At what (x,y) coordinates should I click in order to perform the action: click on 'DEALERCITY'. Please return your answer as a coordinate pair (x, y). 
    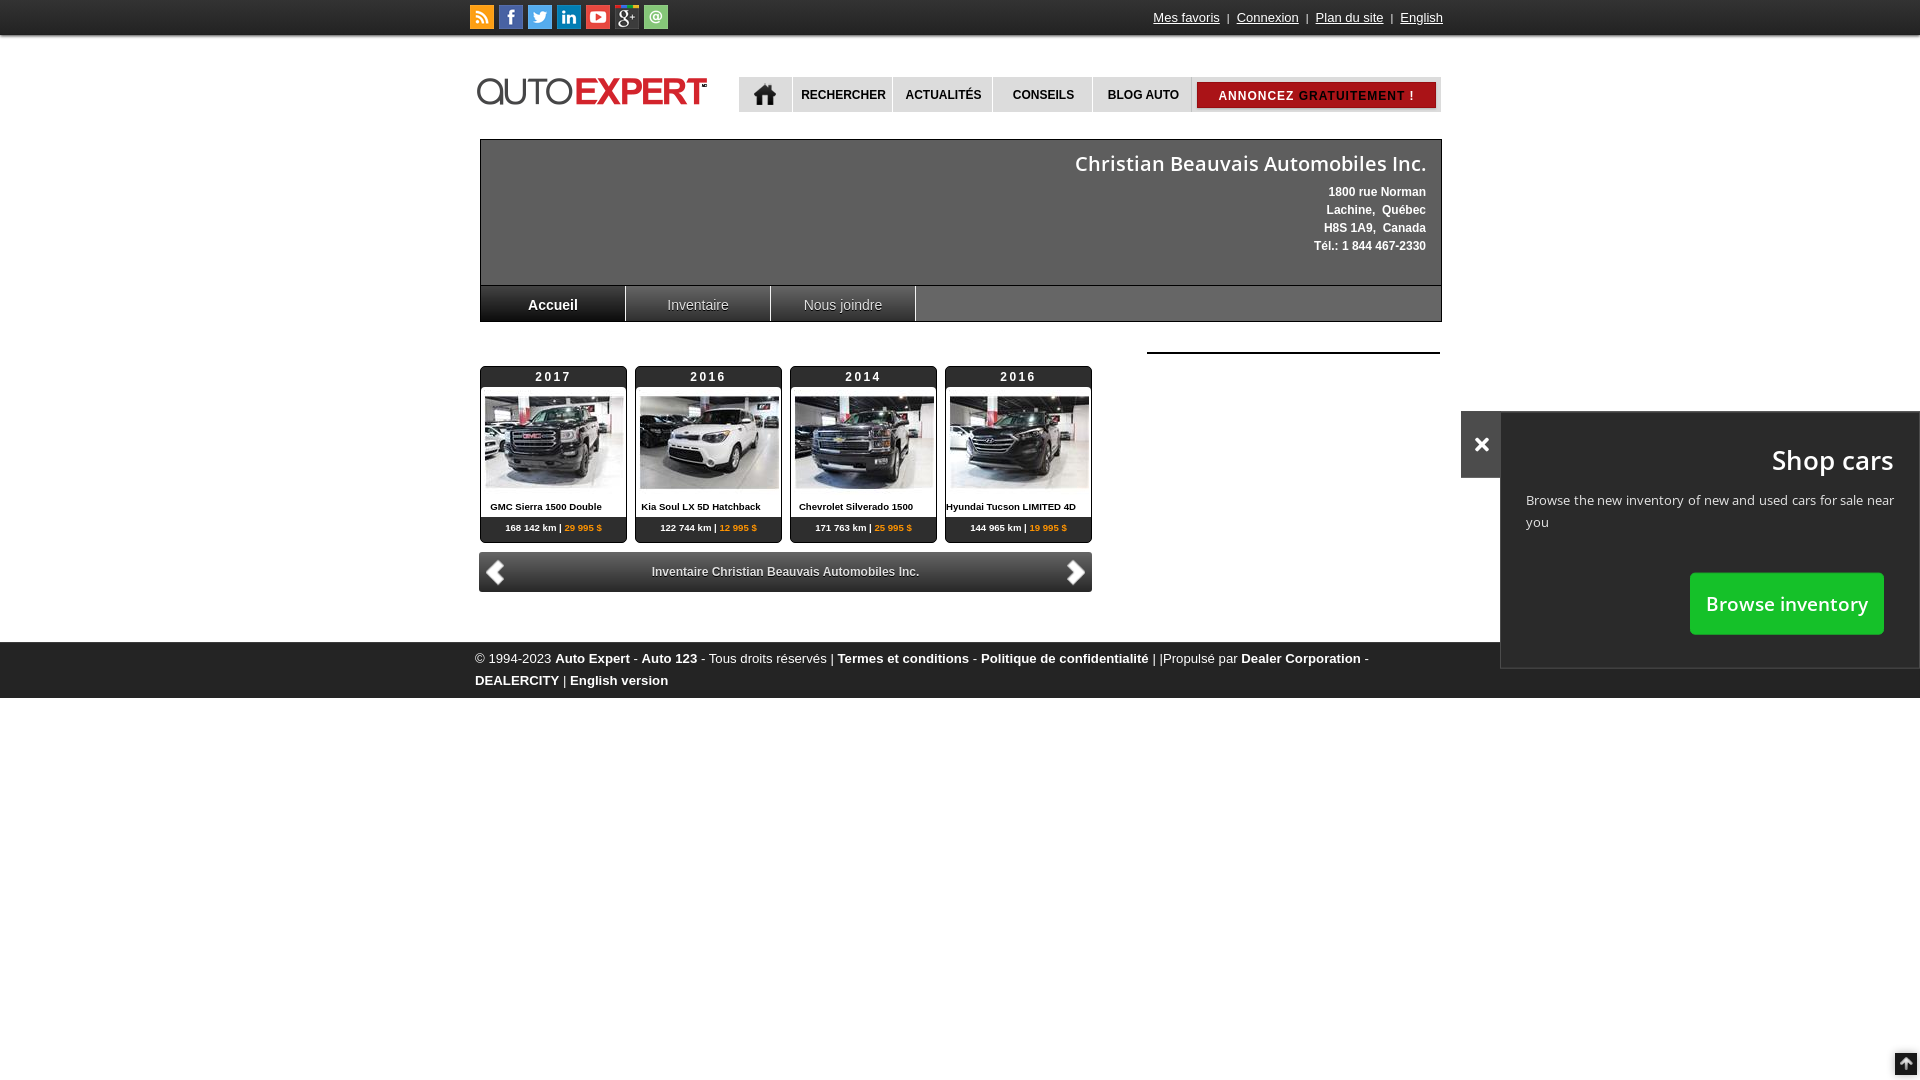
    Looking at the image, I should click on (517, 679).